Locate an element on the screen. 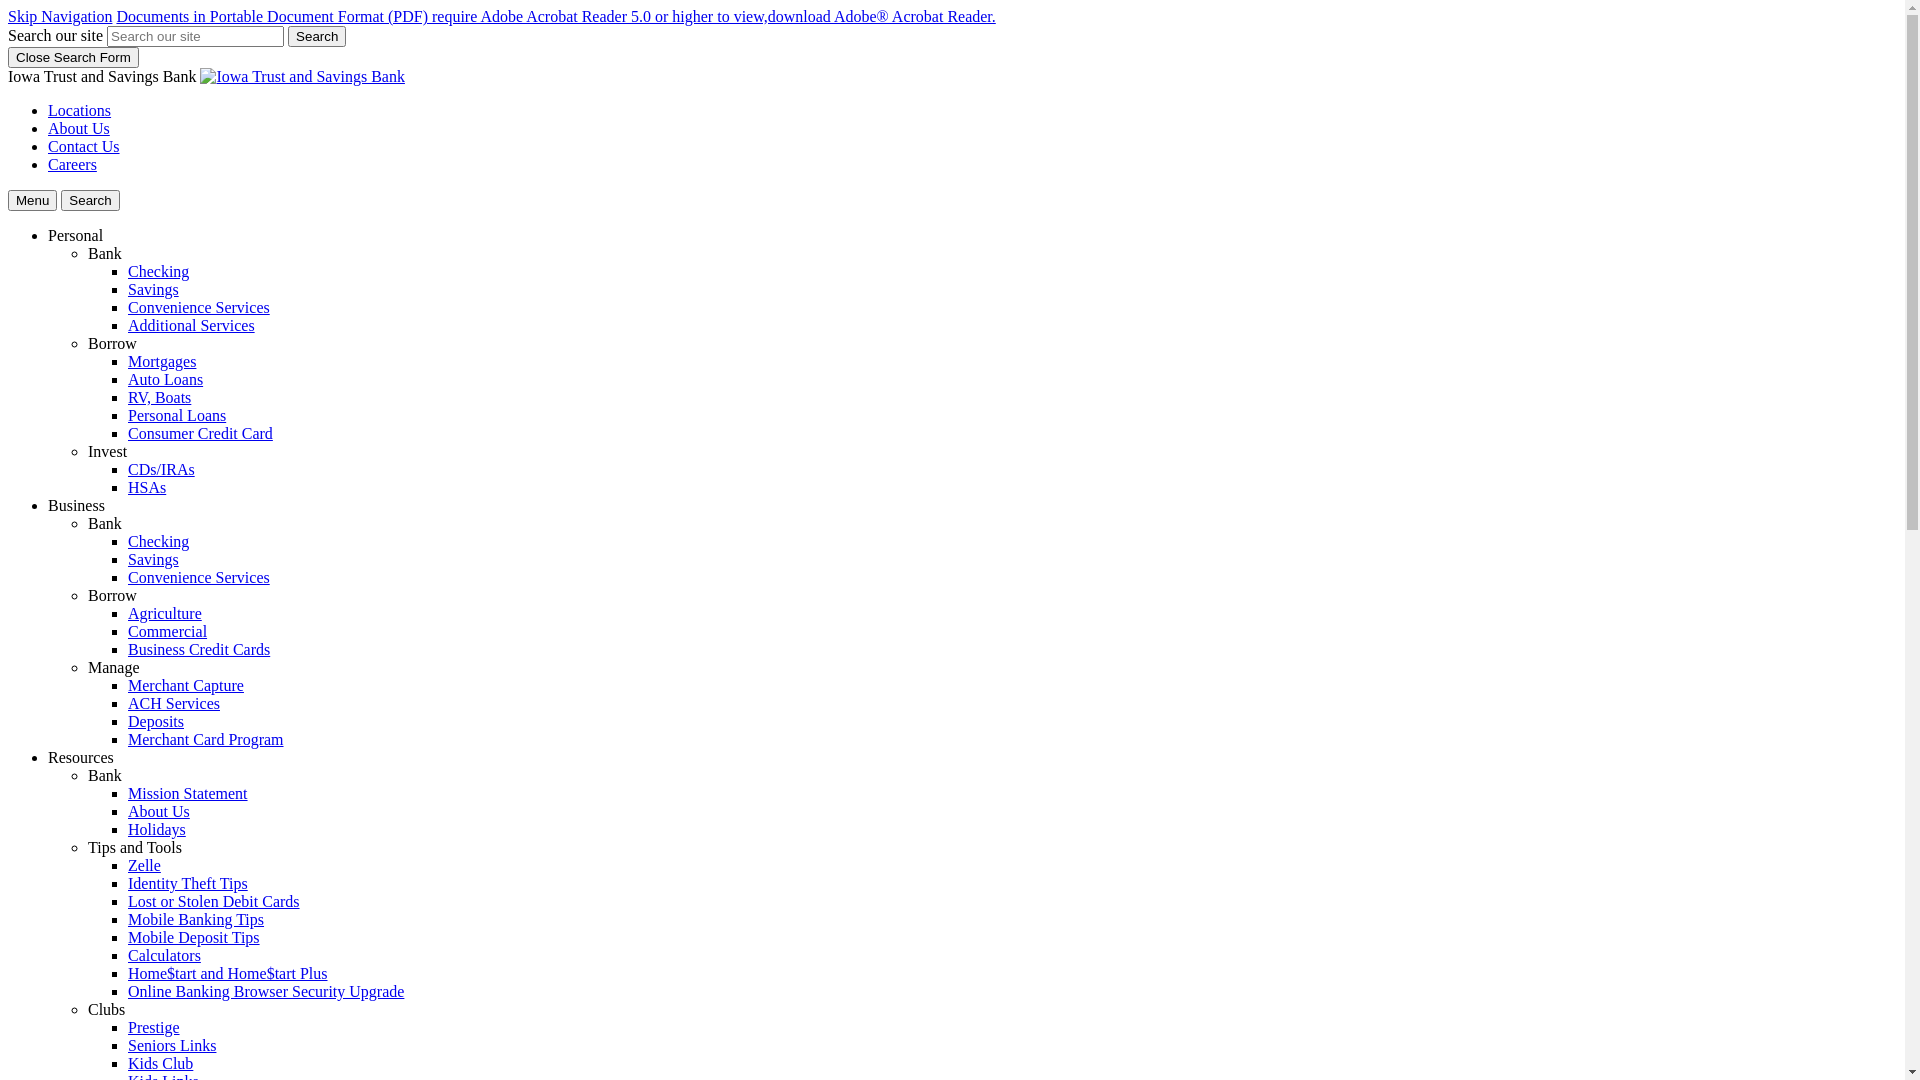  'Kids Club' is located at coordinates (127, 1062).